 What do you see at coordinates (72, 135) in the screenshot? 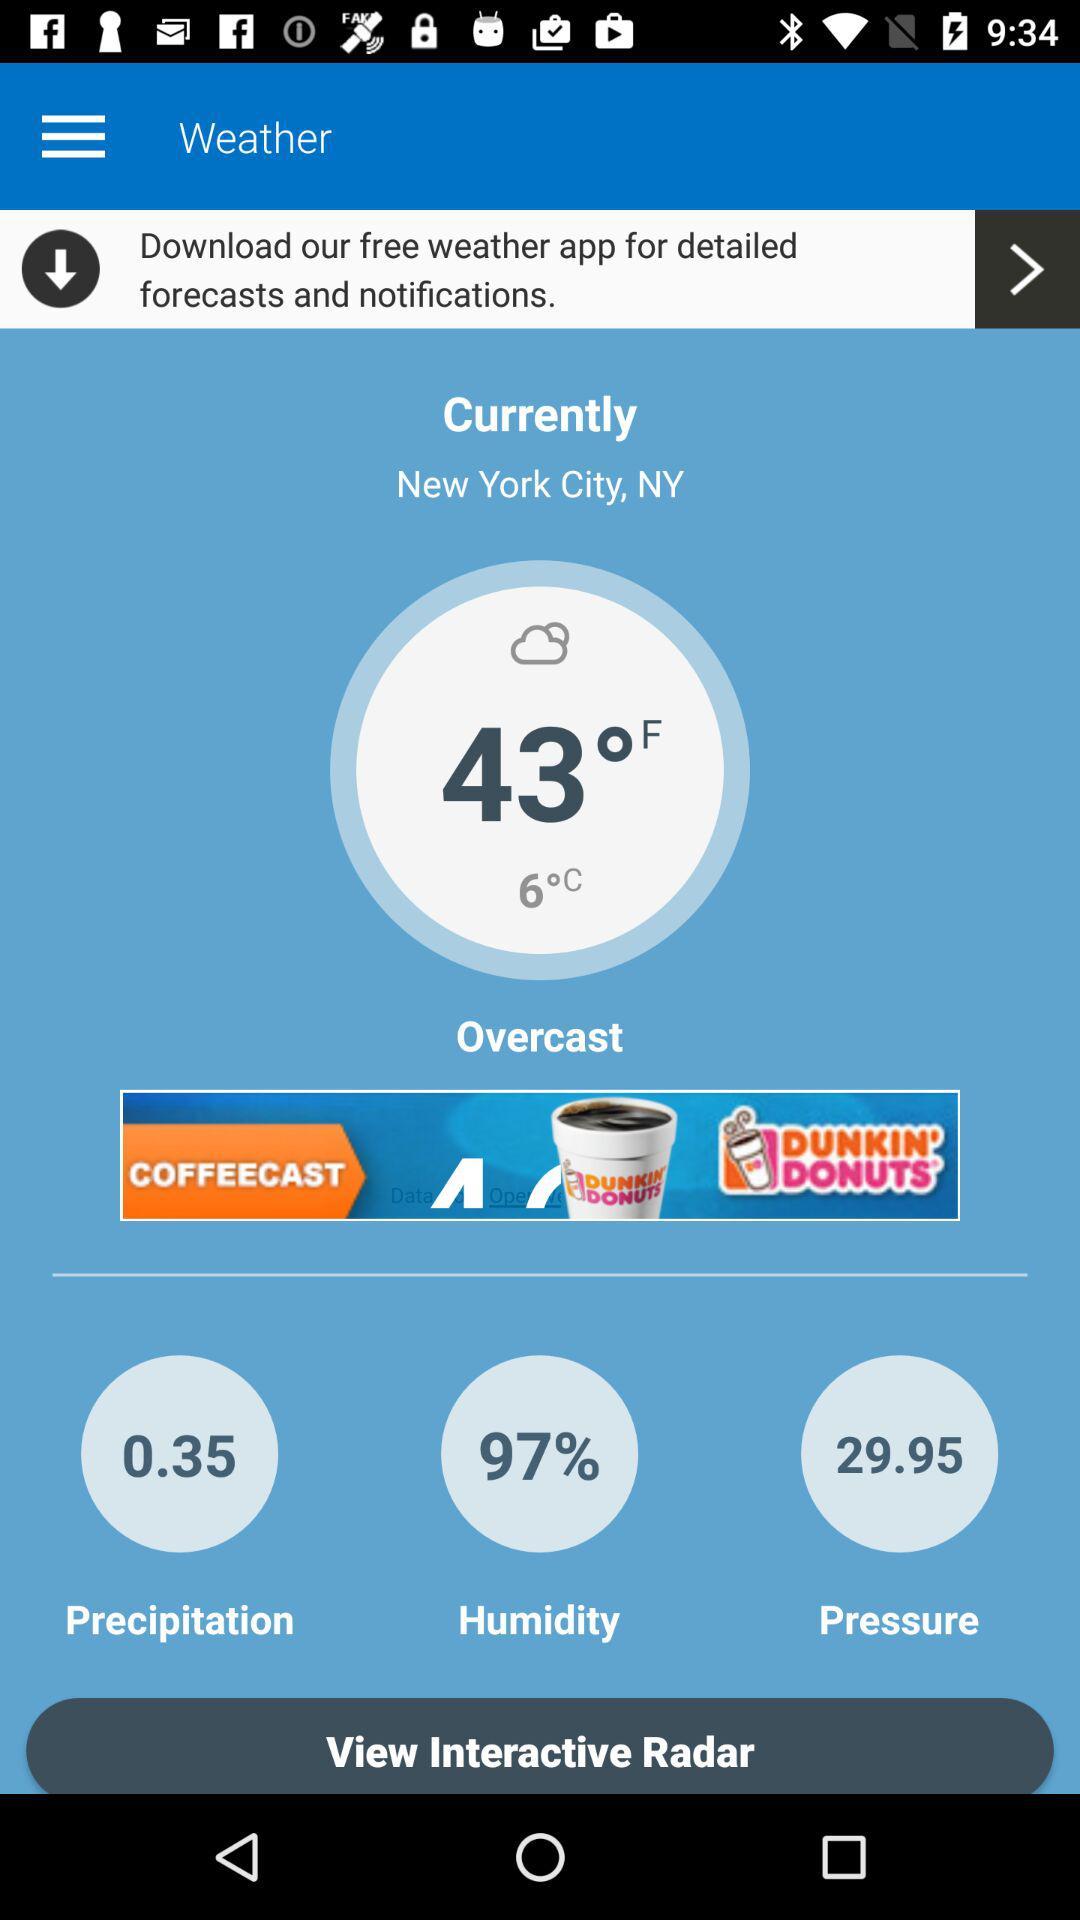
I see `menu options` at bounding box center [72, 135].